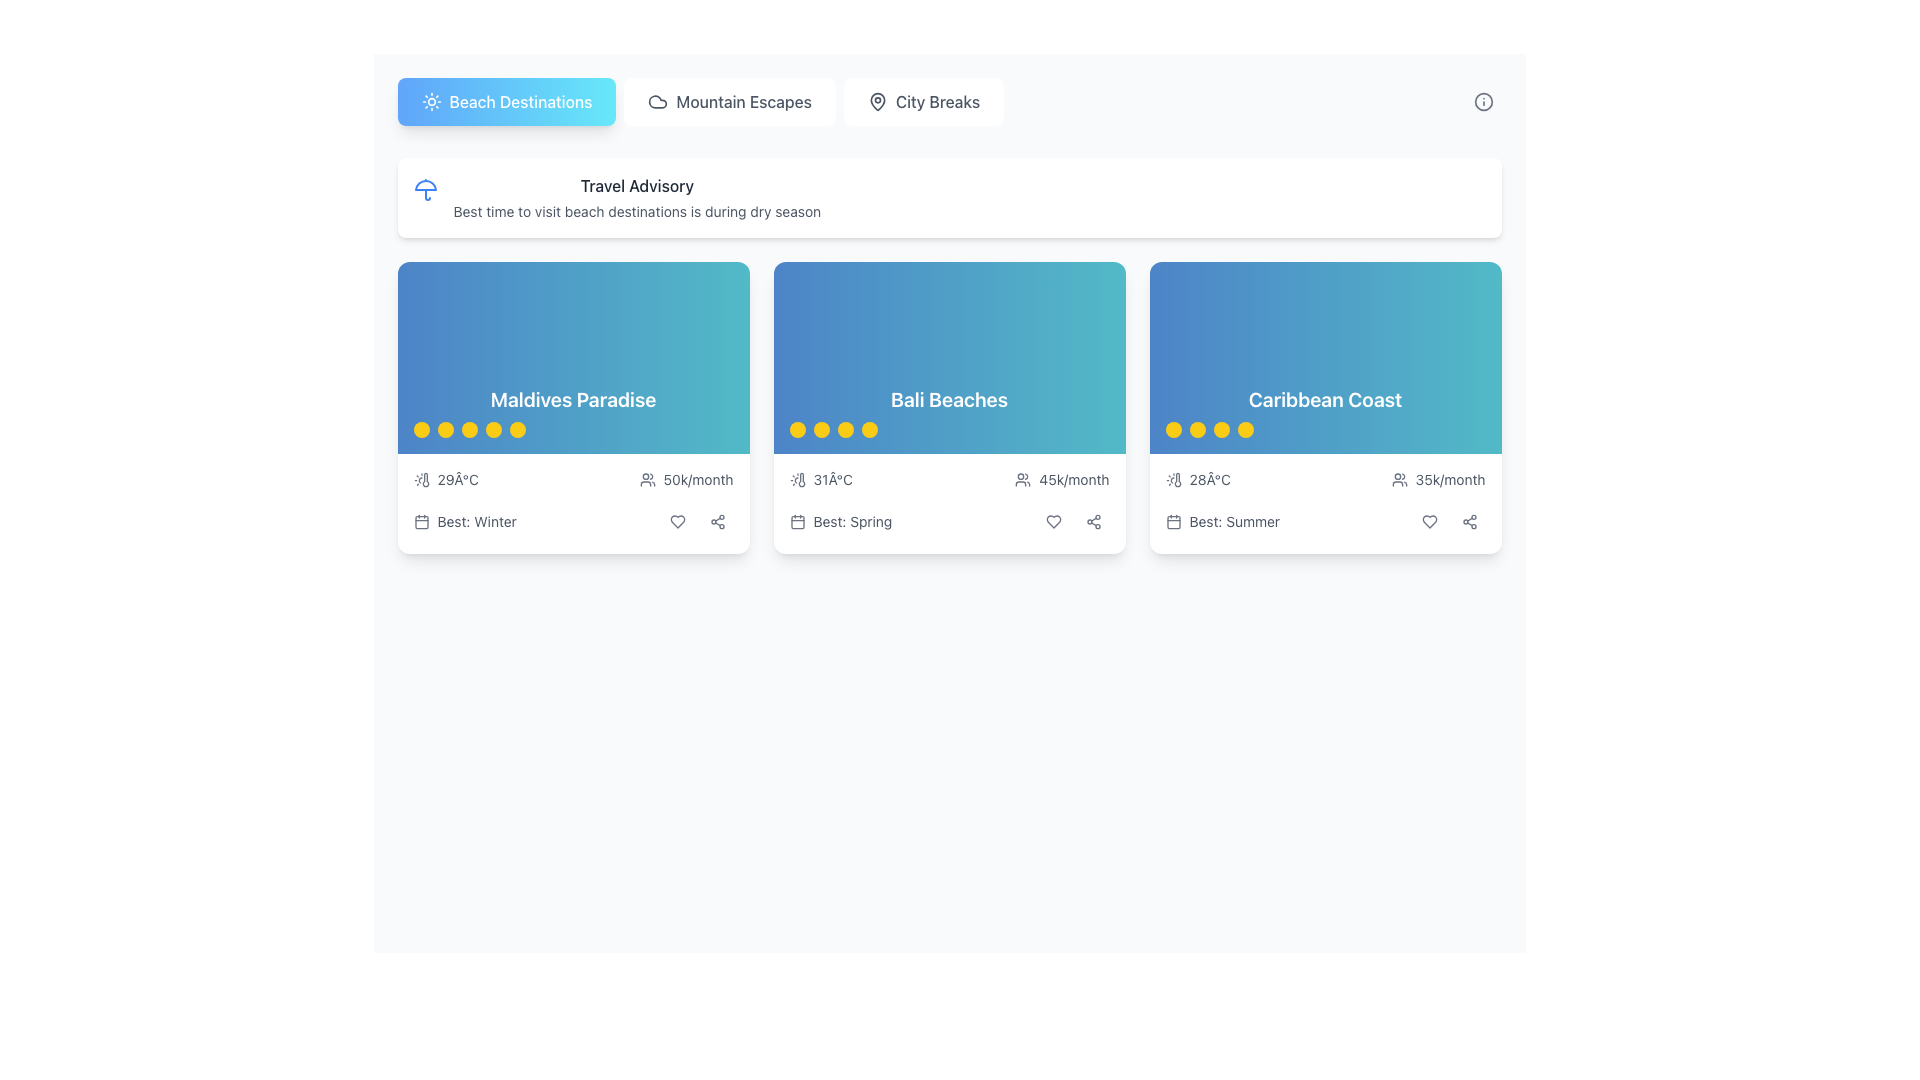 This screenshot has height=1080, width=1920. Describe the element at coordinates (1173, 428) in the screenshot. I see `the first circular indicator in the rating section below the 'Caribbean Coast' card, which represents a single unit of a four-unit rating system` at that location.